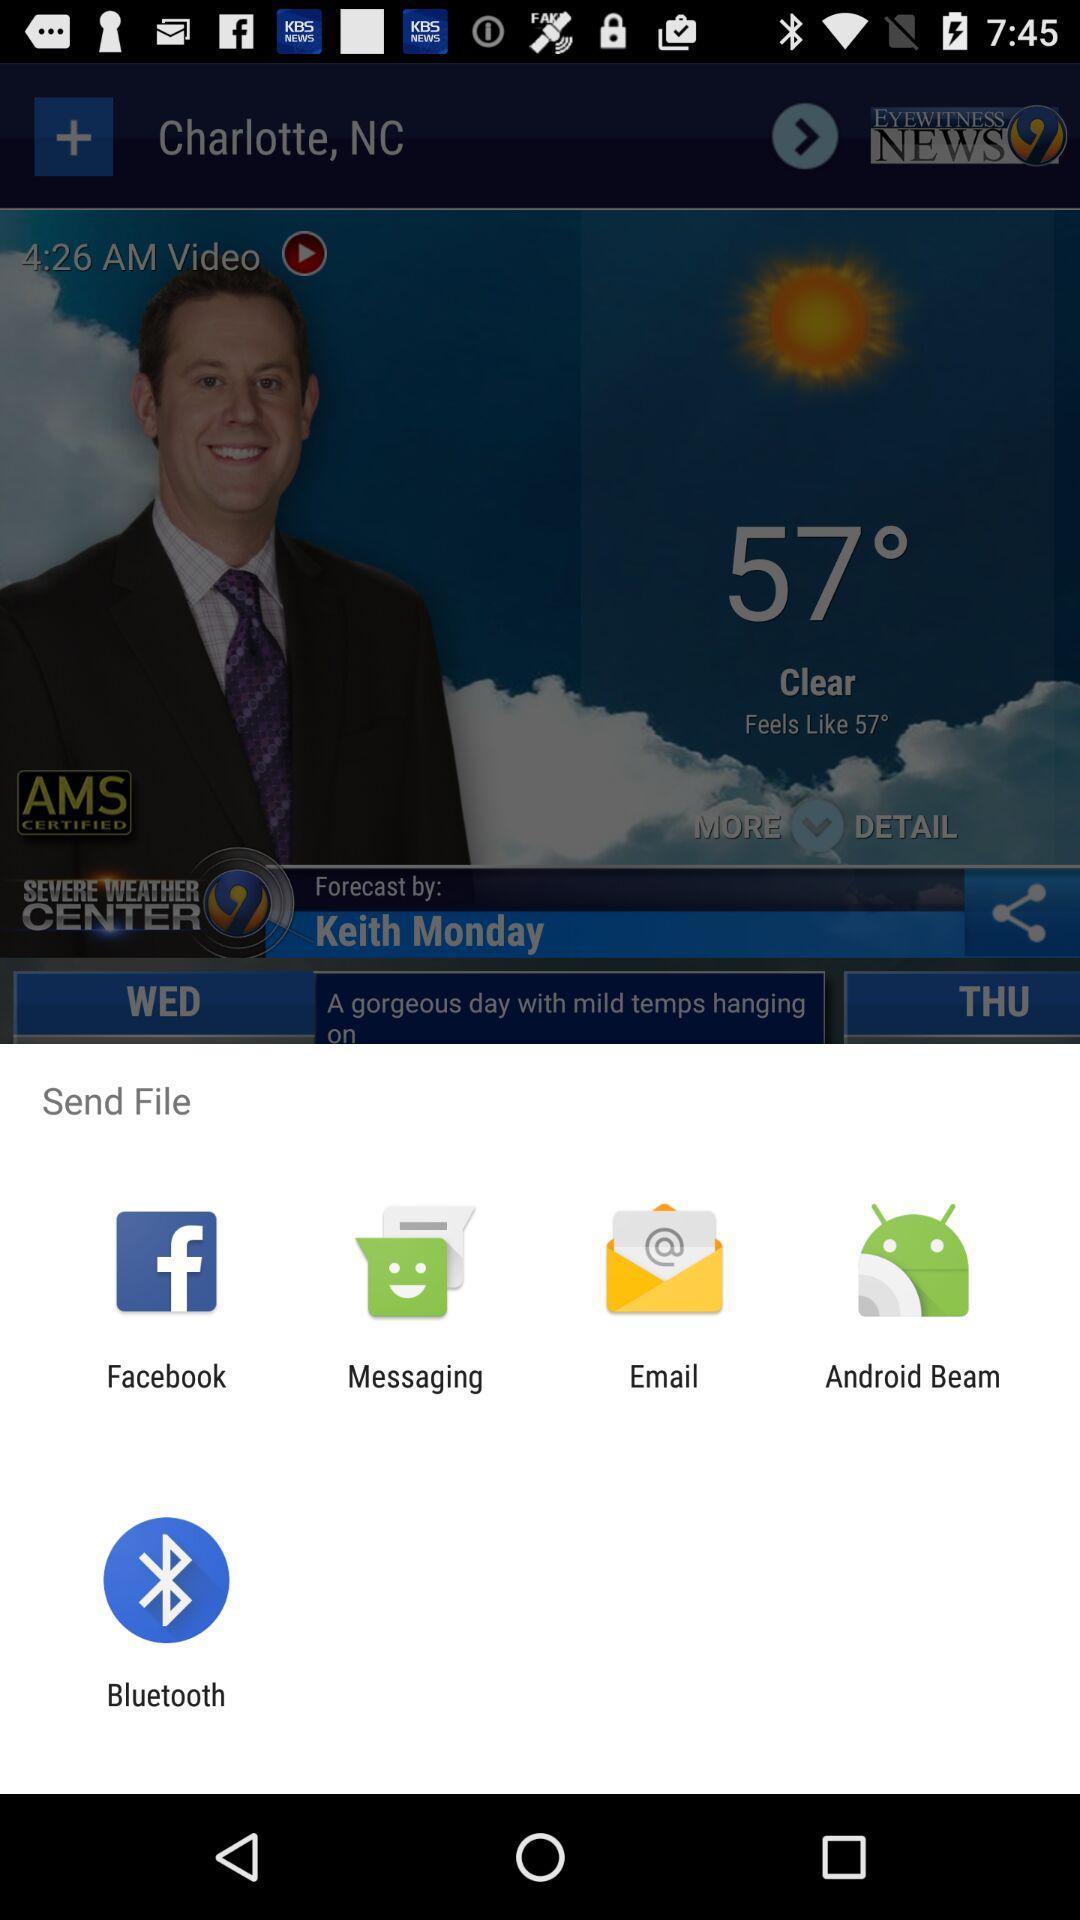 The width and height of the screenshot is (1080, 1920). I want to click on facebook item, so click(165, 1392).